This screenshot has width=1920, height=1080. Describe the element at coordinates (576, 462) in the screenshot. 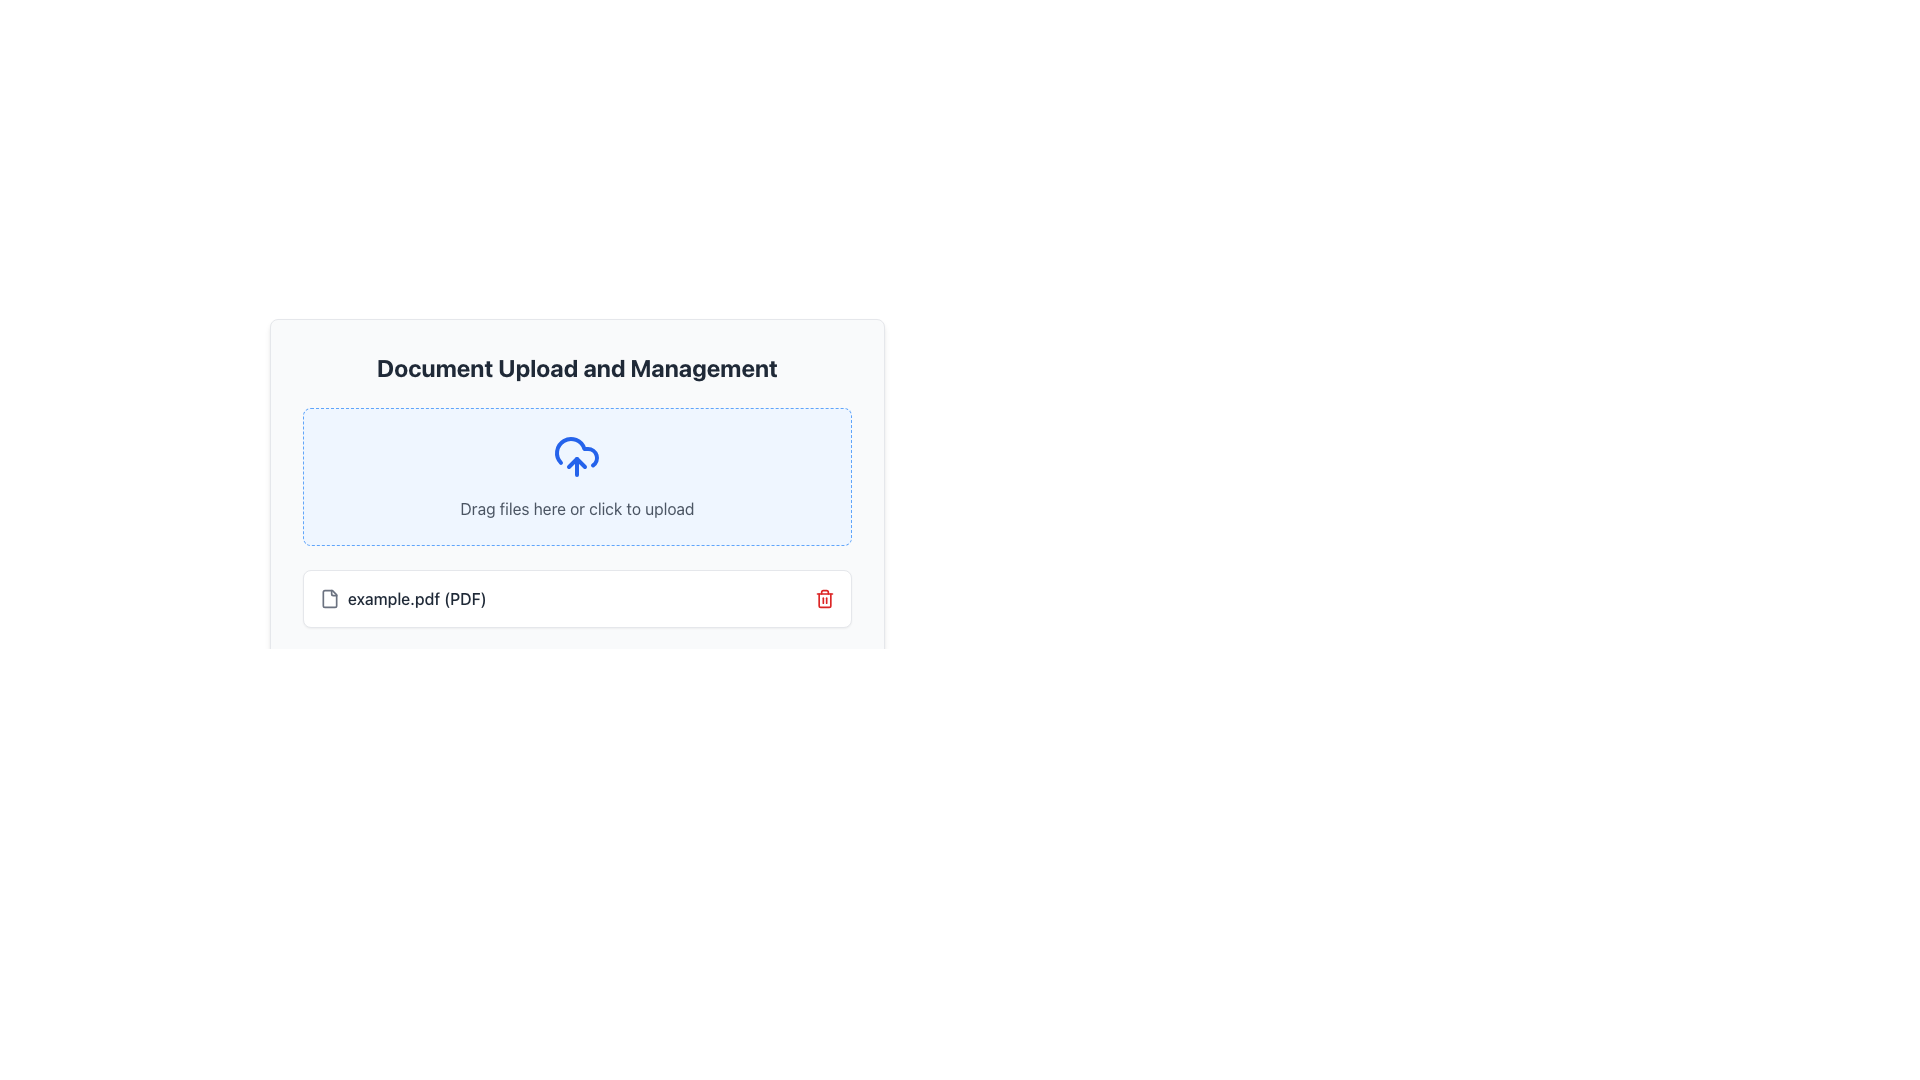

I see `the upward-pointing arrow icon, which is a simple line drawing located centrally within the larger cloud icon in the upload section of the user interface` at that location.